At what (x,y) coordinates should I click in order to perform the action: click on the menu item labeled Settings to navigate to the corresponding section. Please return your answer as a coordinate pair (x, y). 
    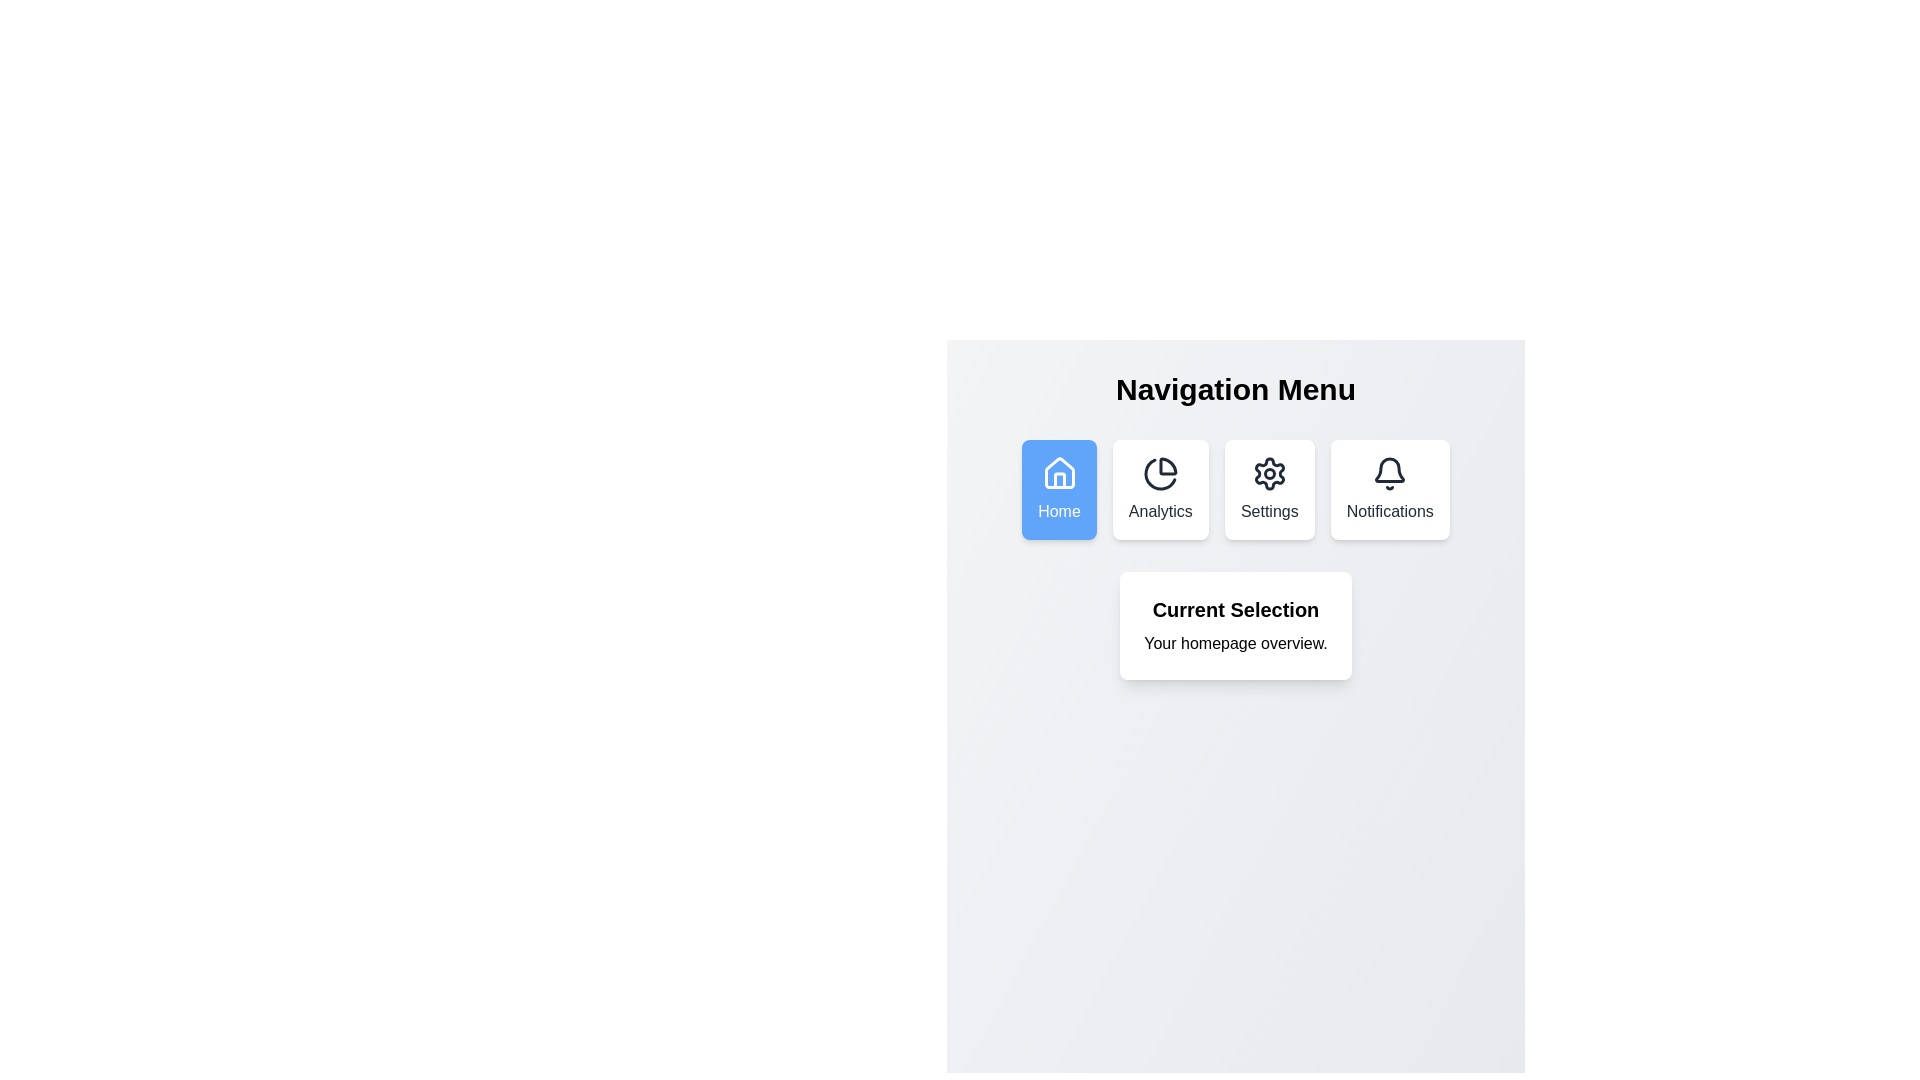
    Looking at the image, I should click on (1268, 489).